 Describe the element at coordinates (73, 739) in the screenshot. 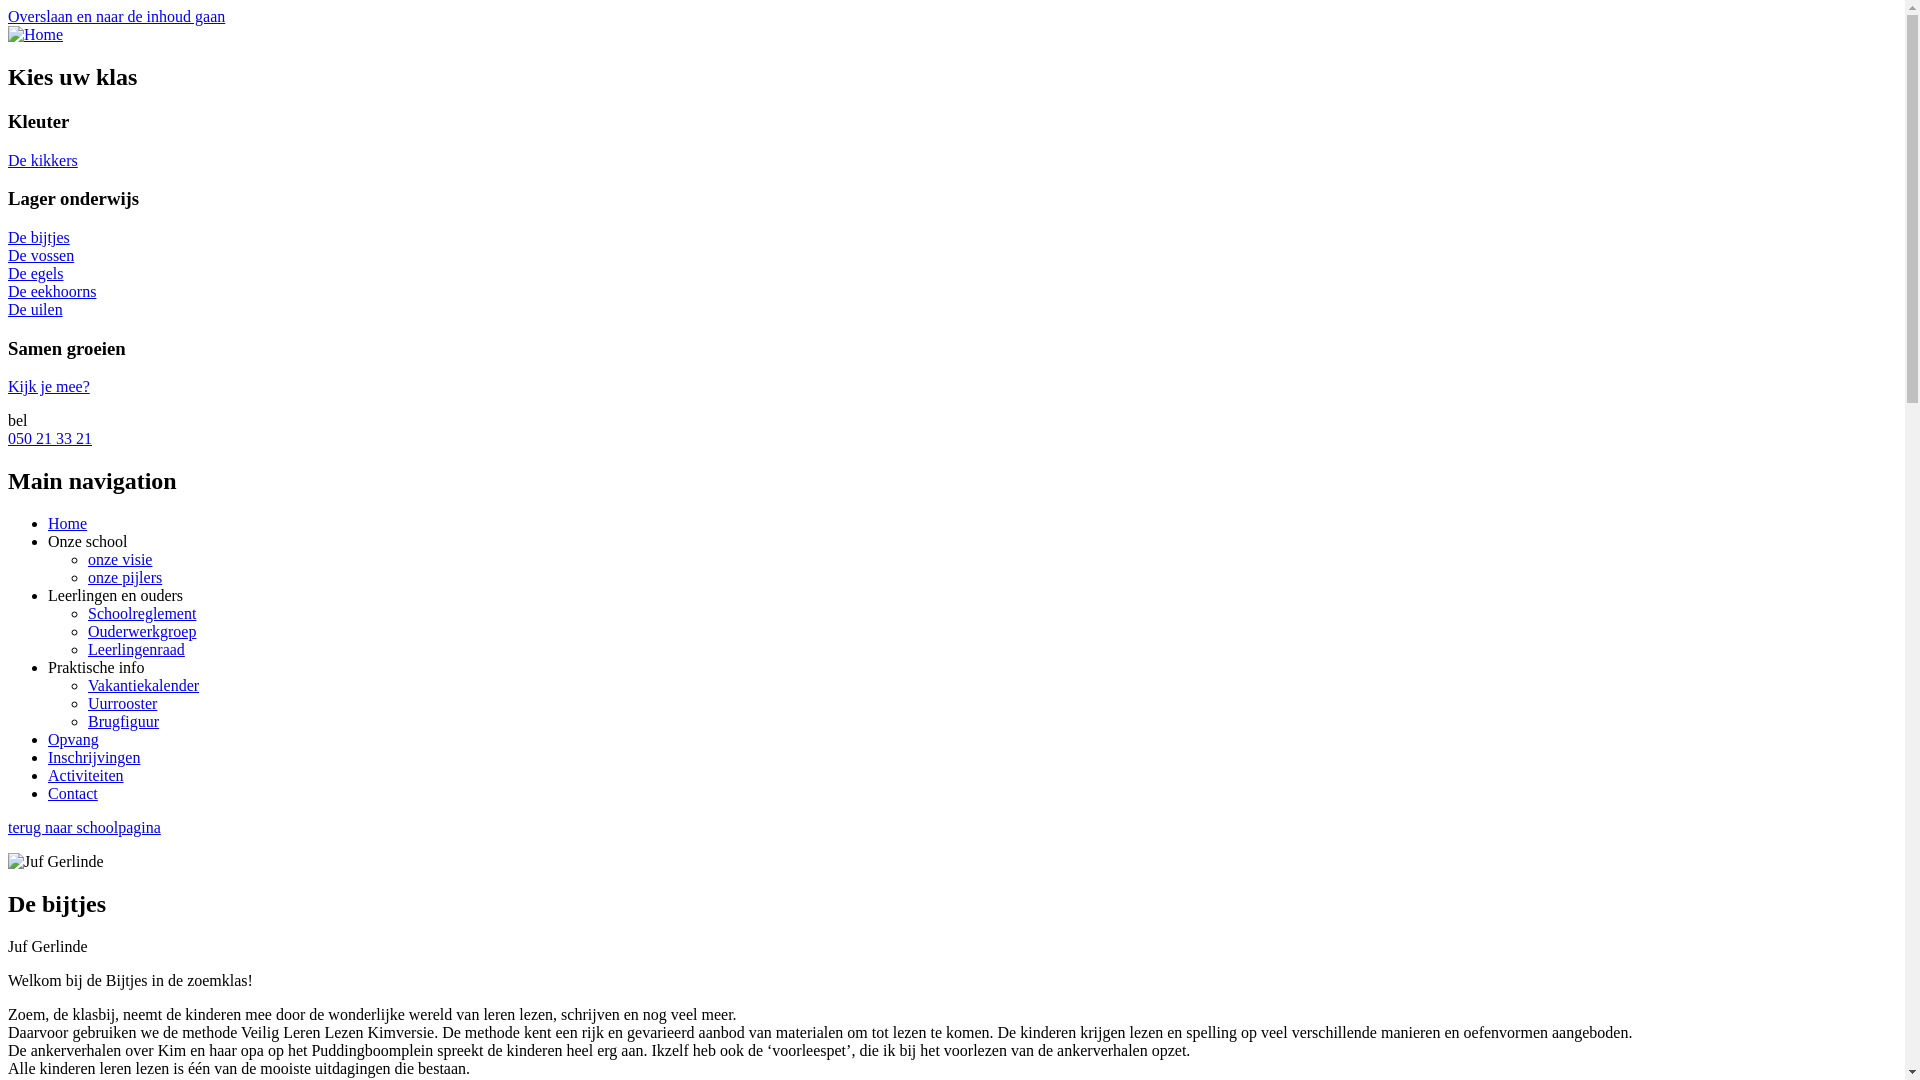

I see `'Opvang'` at that location.